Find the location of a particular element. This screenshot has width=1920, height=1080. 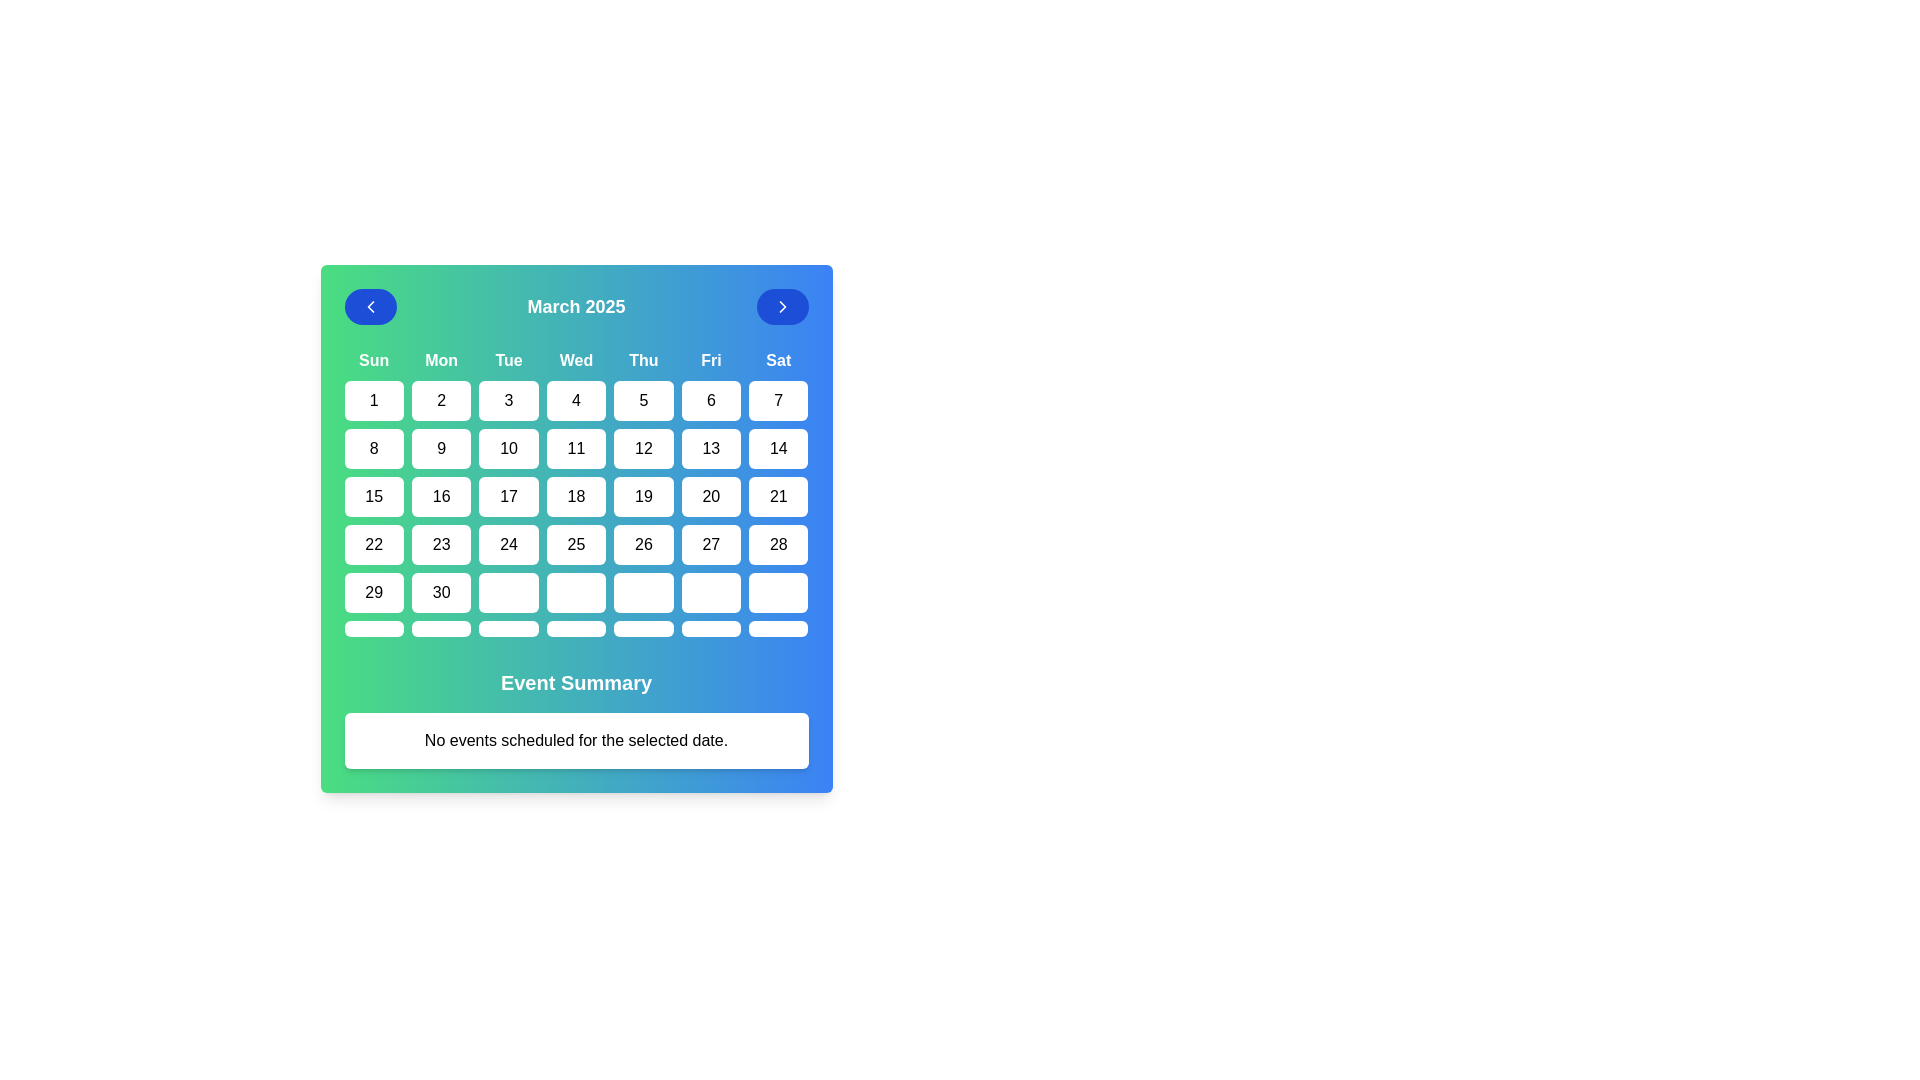

the interactive button for the date '25' located in the sixth column and fourth row of the calendar grid under the 'Wed' header is located at coordinates (575, 544).